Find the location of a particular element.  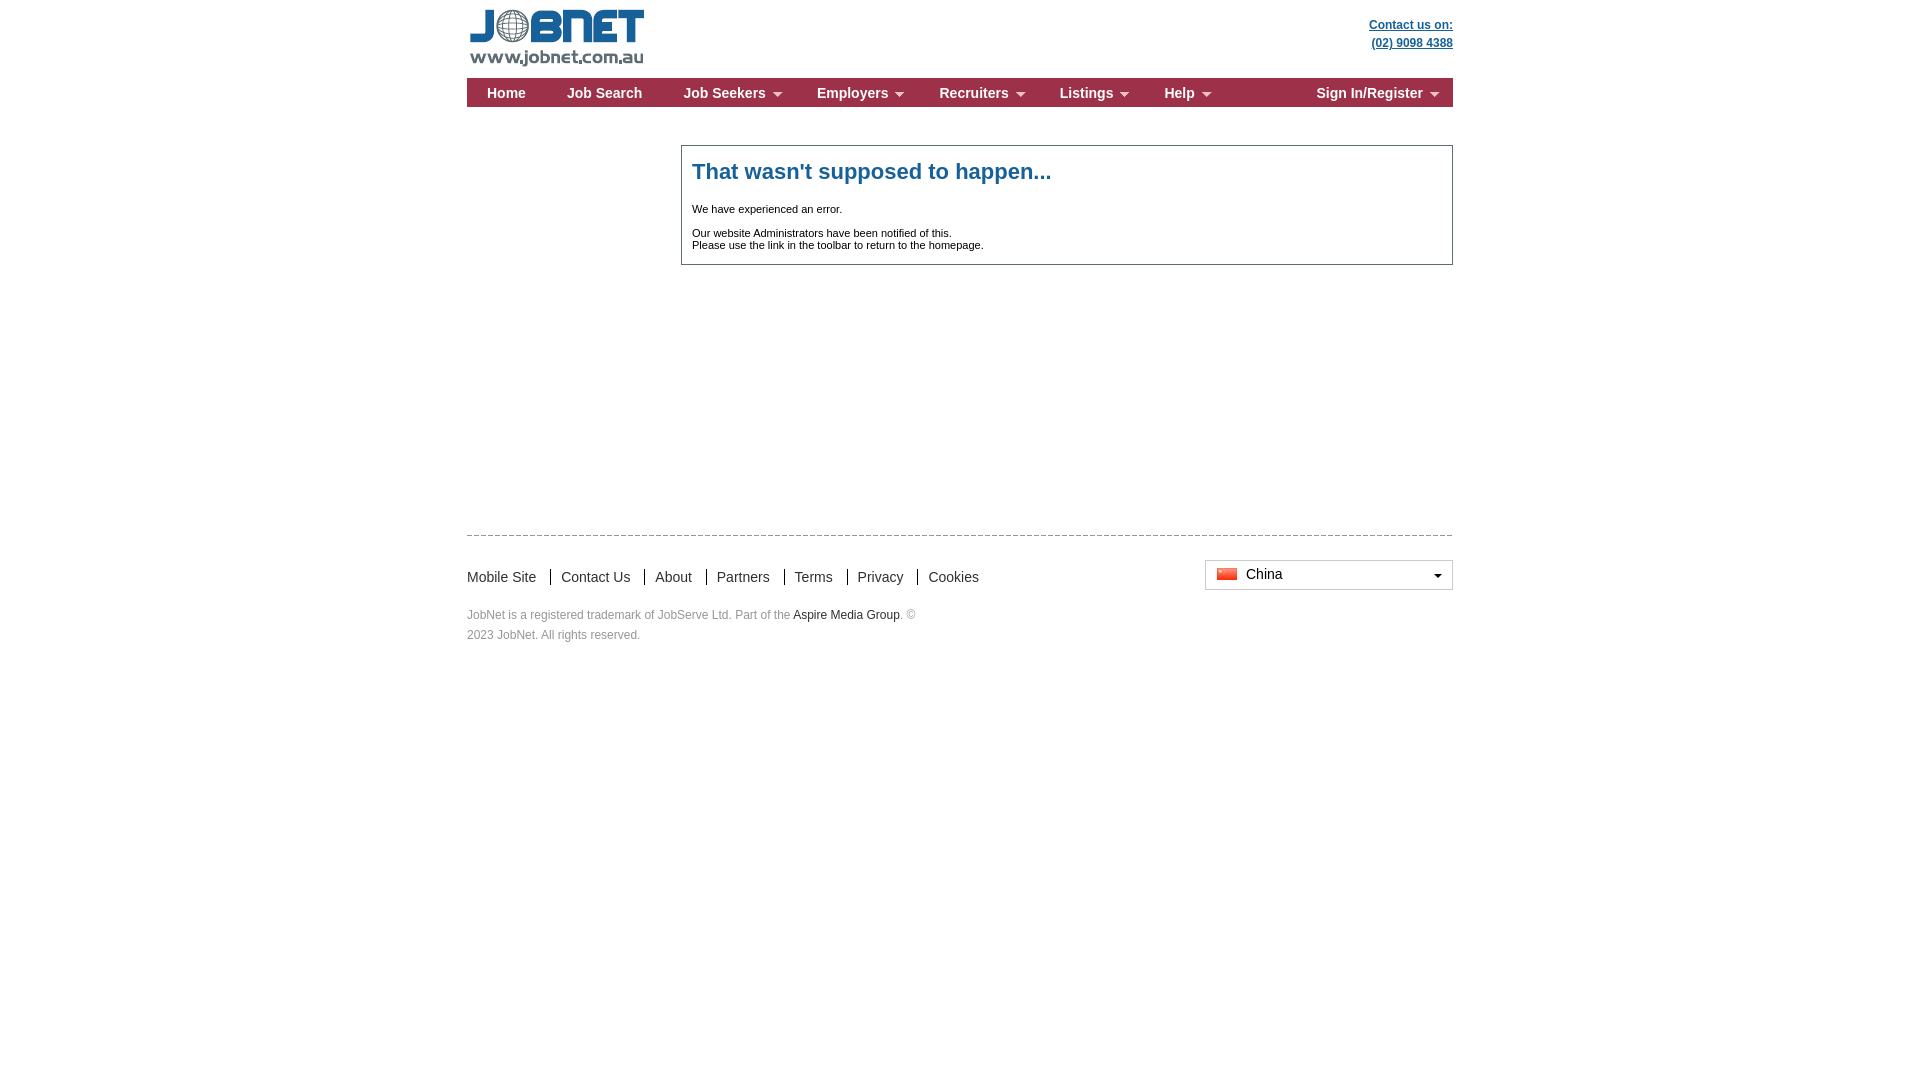

'JobNet: Jobs for Technical People' is located at coordinates (557, 11).